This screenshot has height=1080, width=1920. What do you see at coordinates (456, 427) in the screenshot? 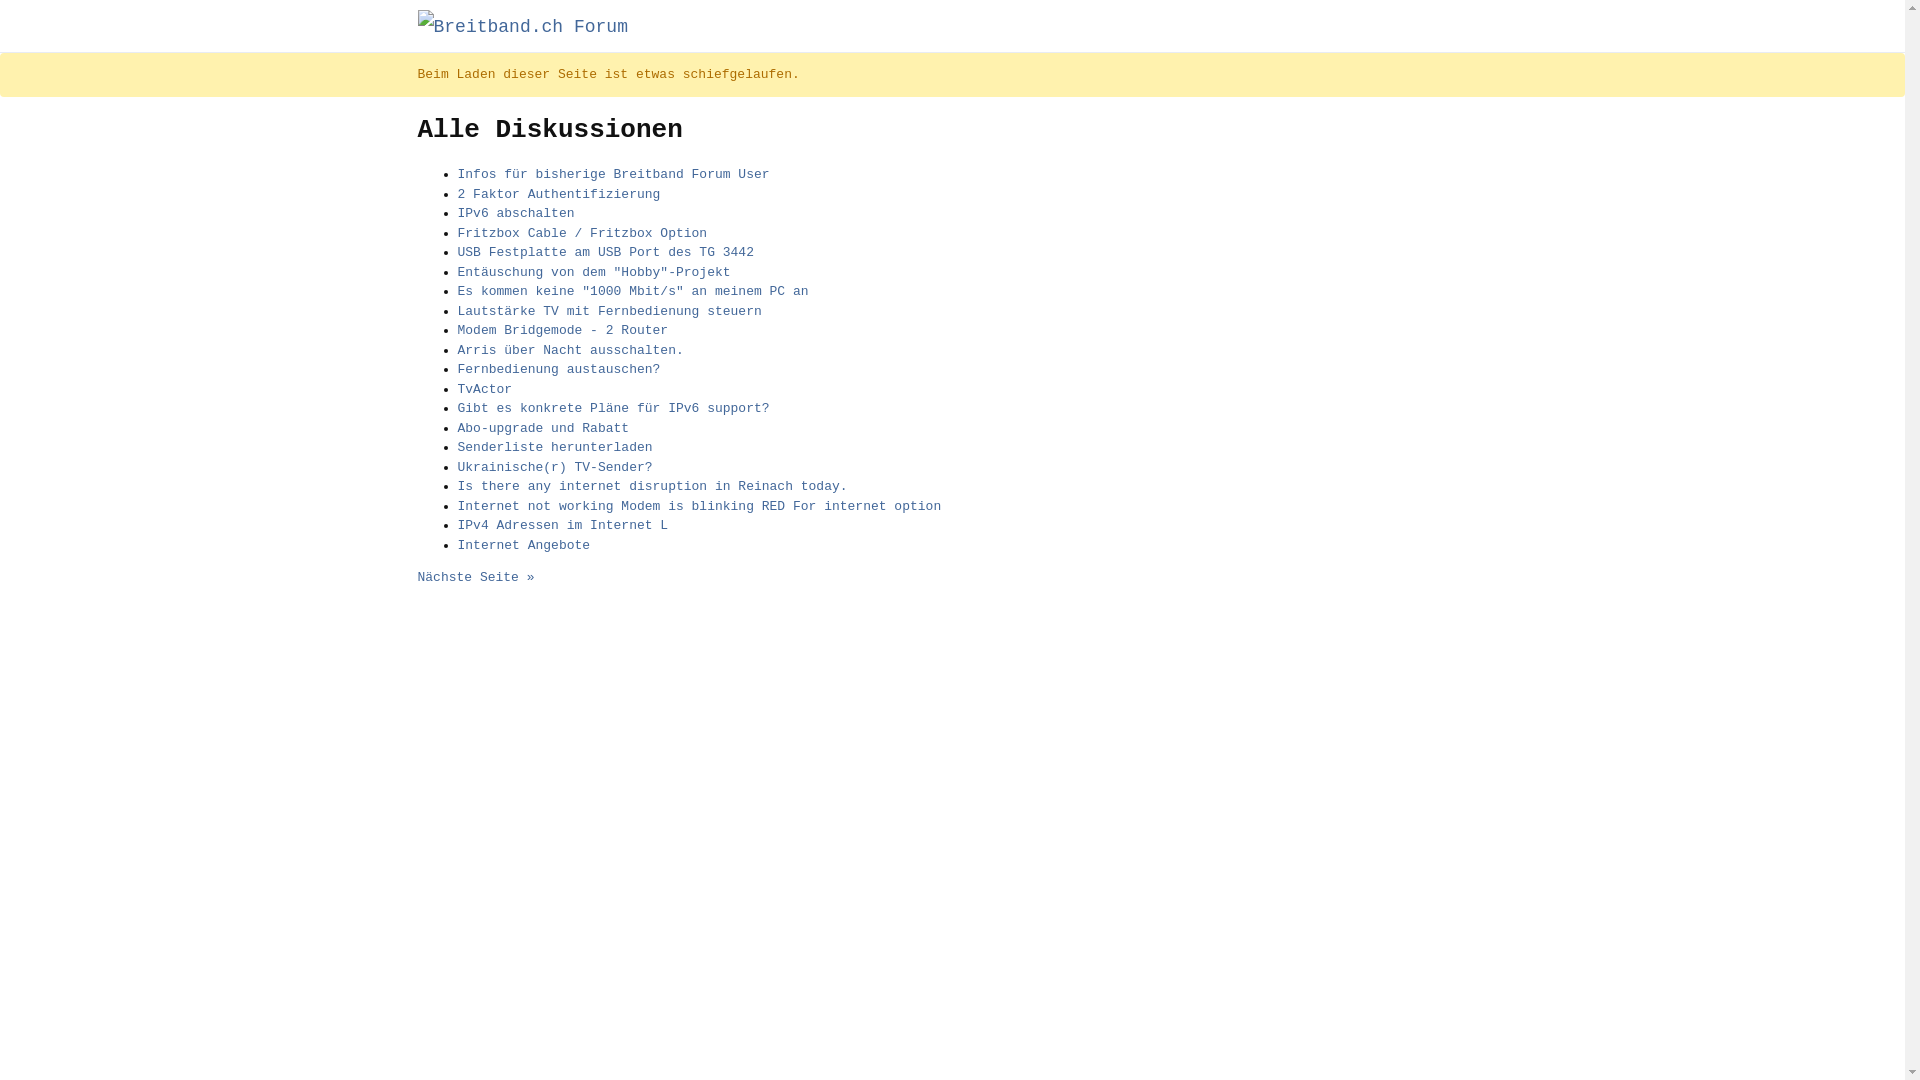
I see `'Abo-upgrade und Rabatt'` at bounding box center [456, 427].